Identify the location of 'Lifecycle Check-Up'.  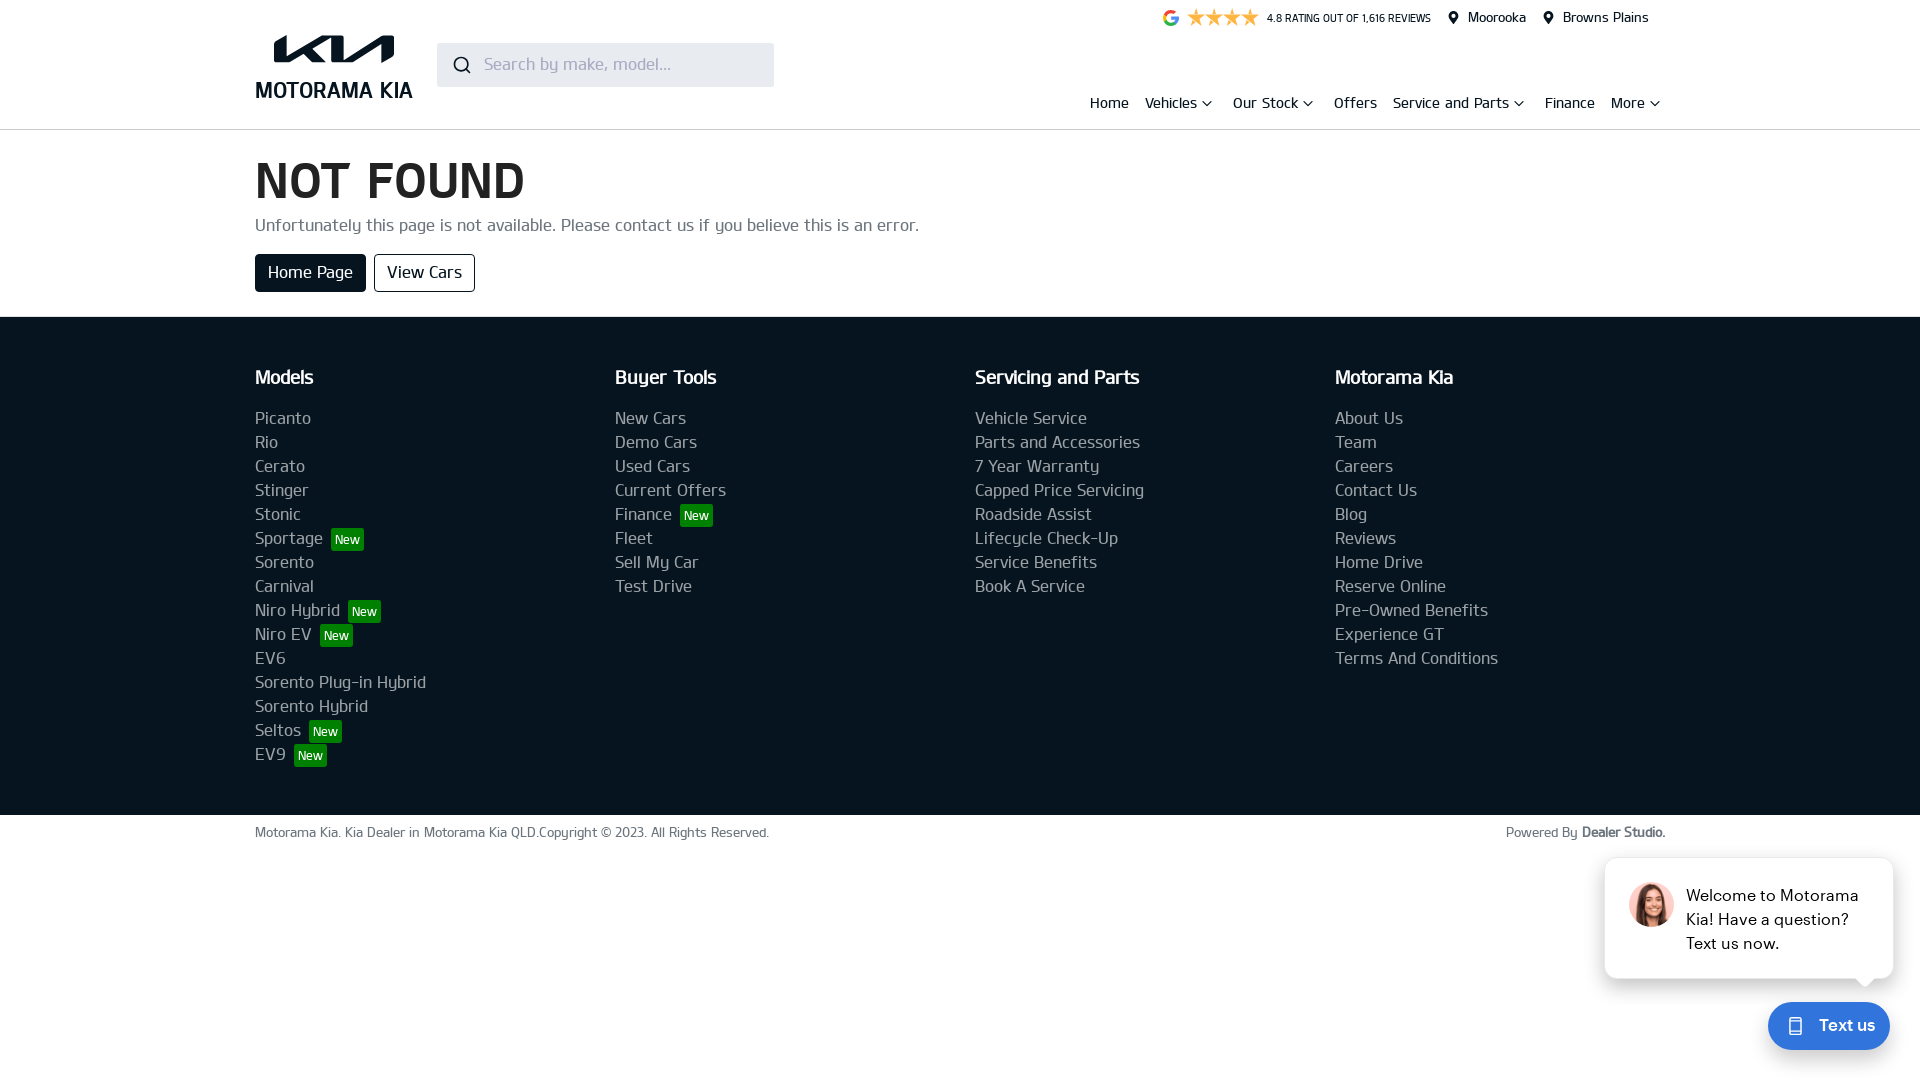
(1045, 537).